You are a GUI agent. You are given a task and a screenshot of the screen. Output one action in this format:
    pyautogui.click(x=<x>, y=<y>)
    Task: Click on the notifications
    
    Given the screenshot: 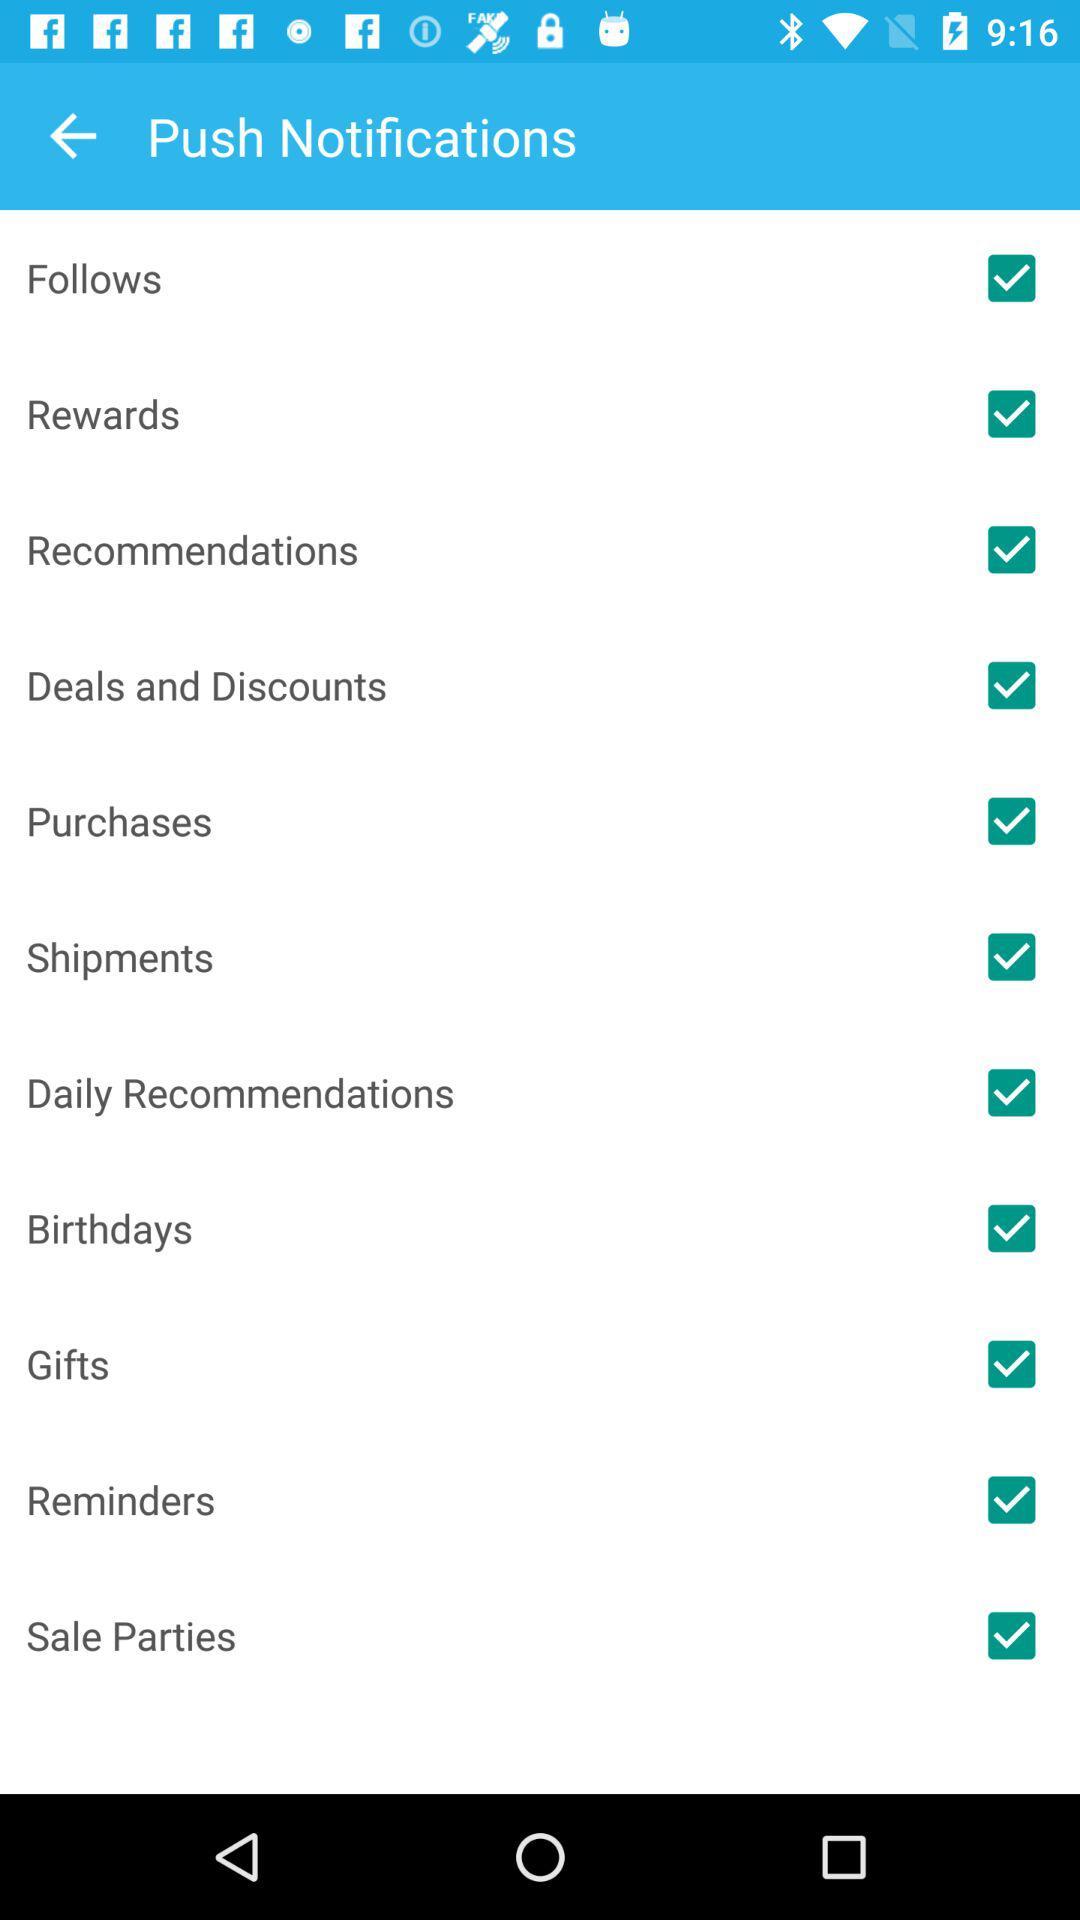 What is the action you would take?
    pyautogui.click(x=1011, y=955)
    